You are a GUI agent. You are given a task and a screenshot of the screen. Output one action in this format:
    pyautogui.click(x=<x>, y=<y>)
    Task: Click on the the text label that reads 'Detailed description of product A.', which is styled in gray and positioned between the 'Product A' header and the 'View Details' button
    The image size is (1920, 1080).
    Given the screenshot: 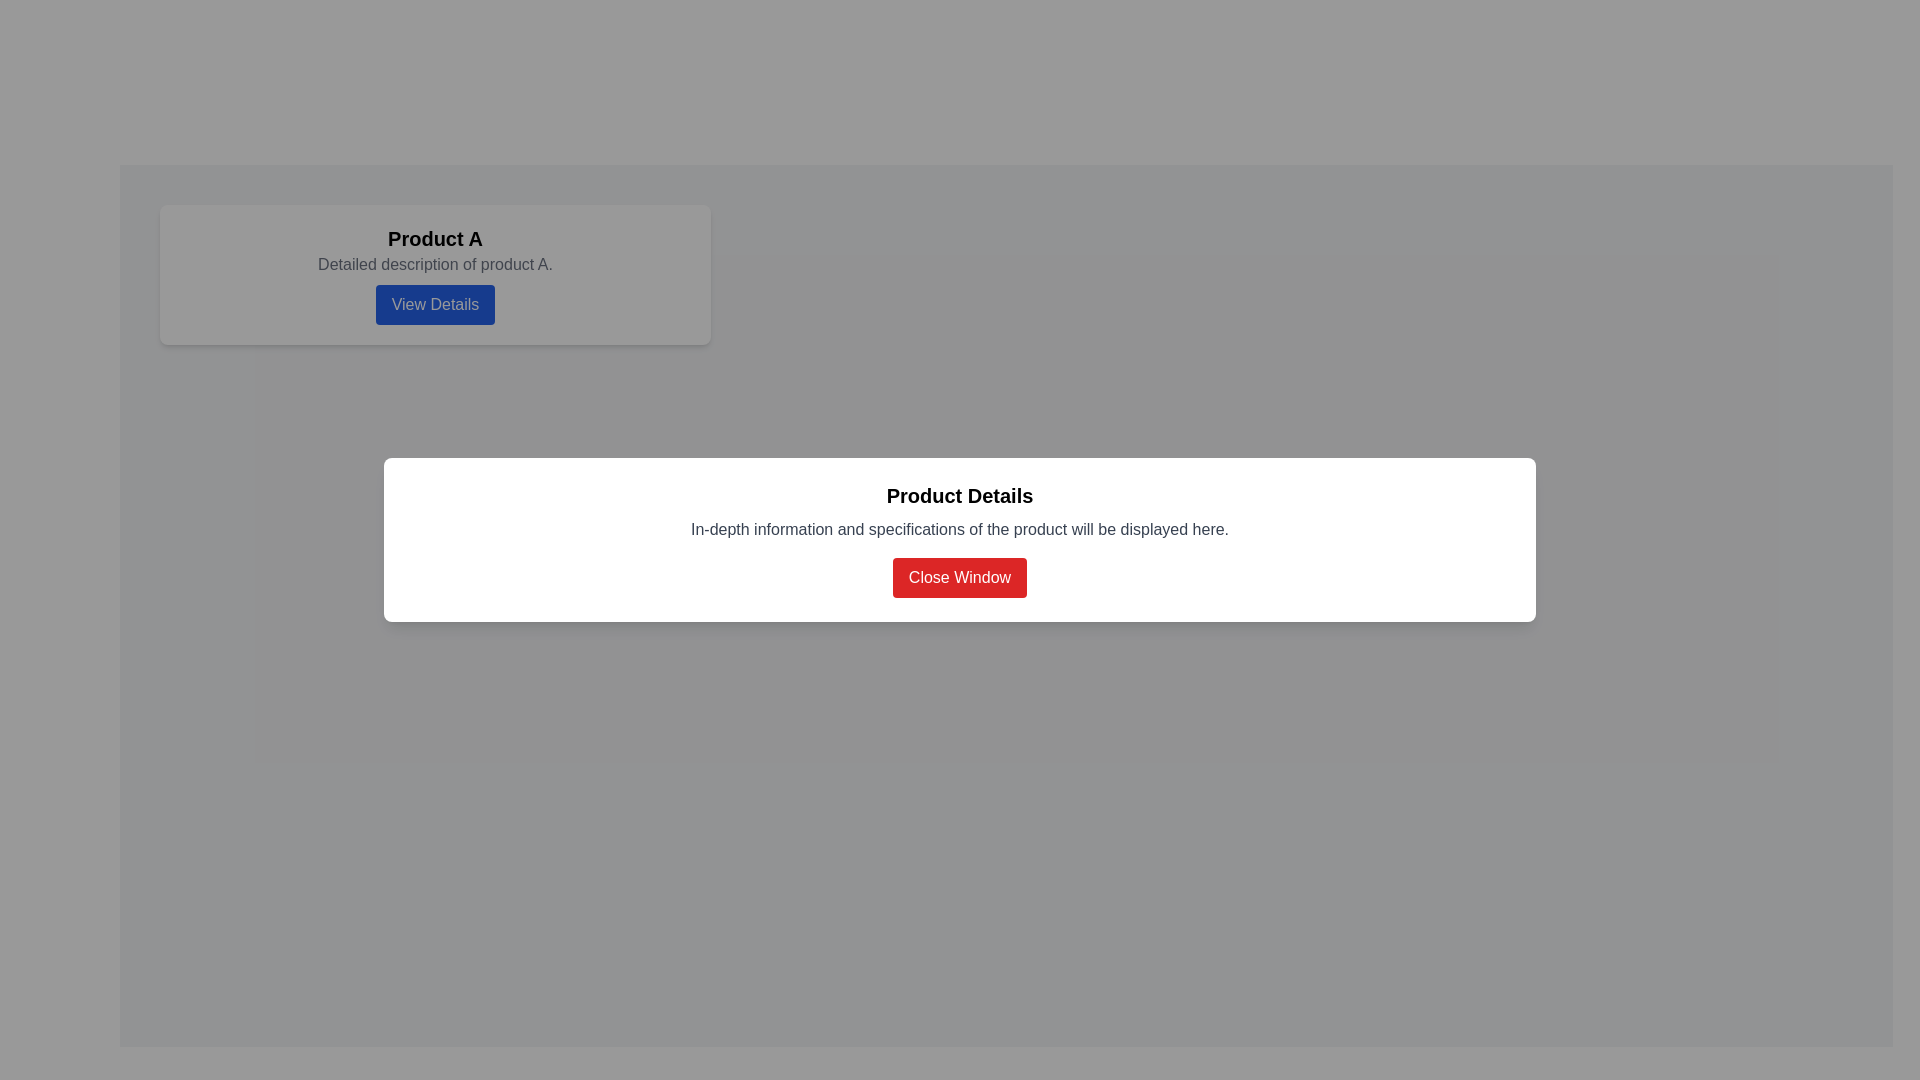 What is the action you would take?
    pyautogui.click(x=434, y=264)
    